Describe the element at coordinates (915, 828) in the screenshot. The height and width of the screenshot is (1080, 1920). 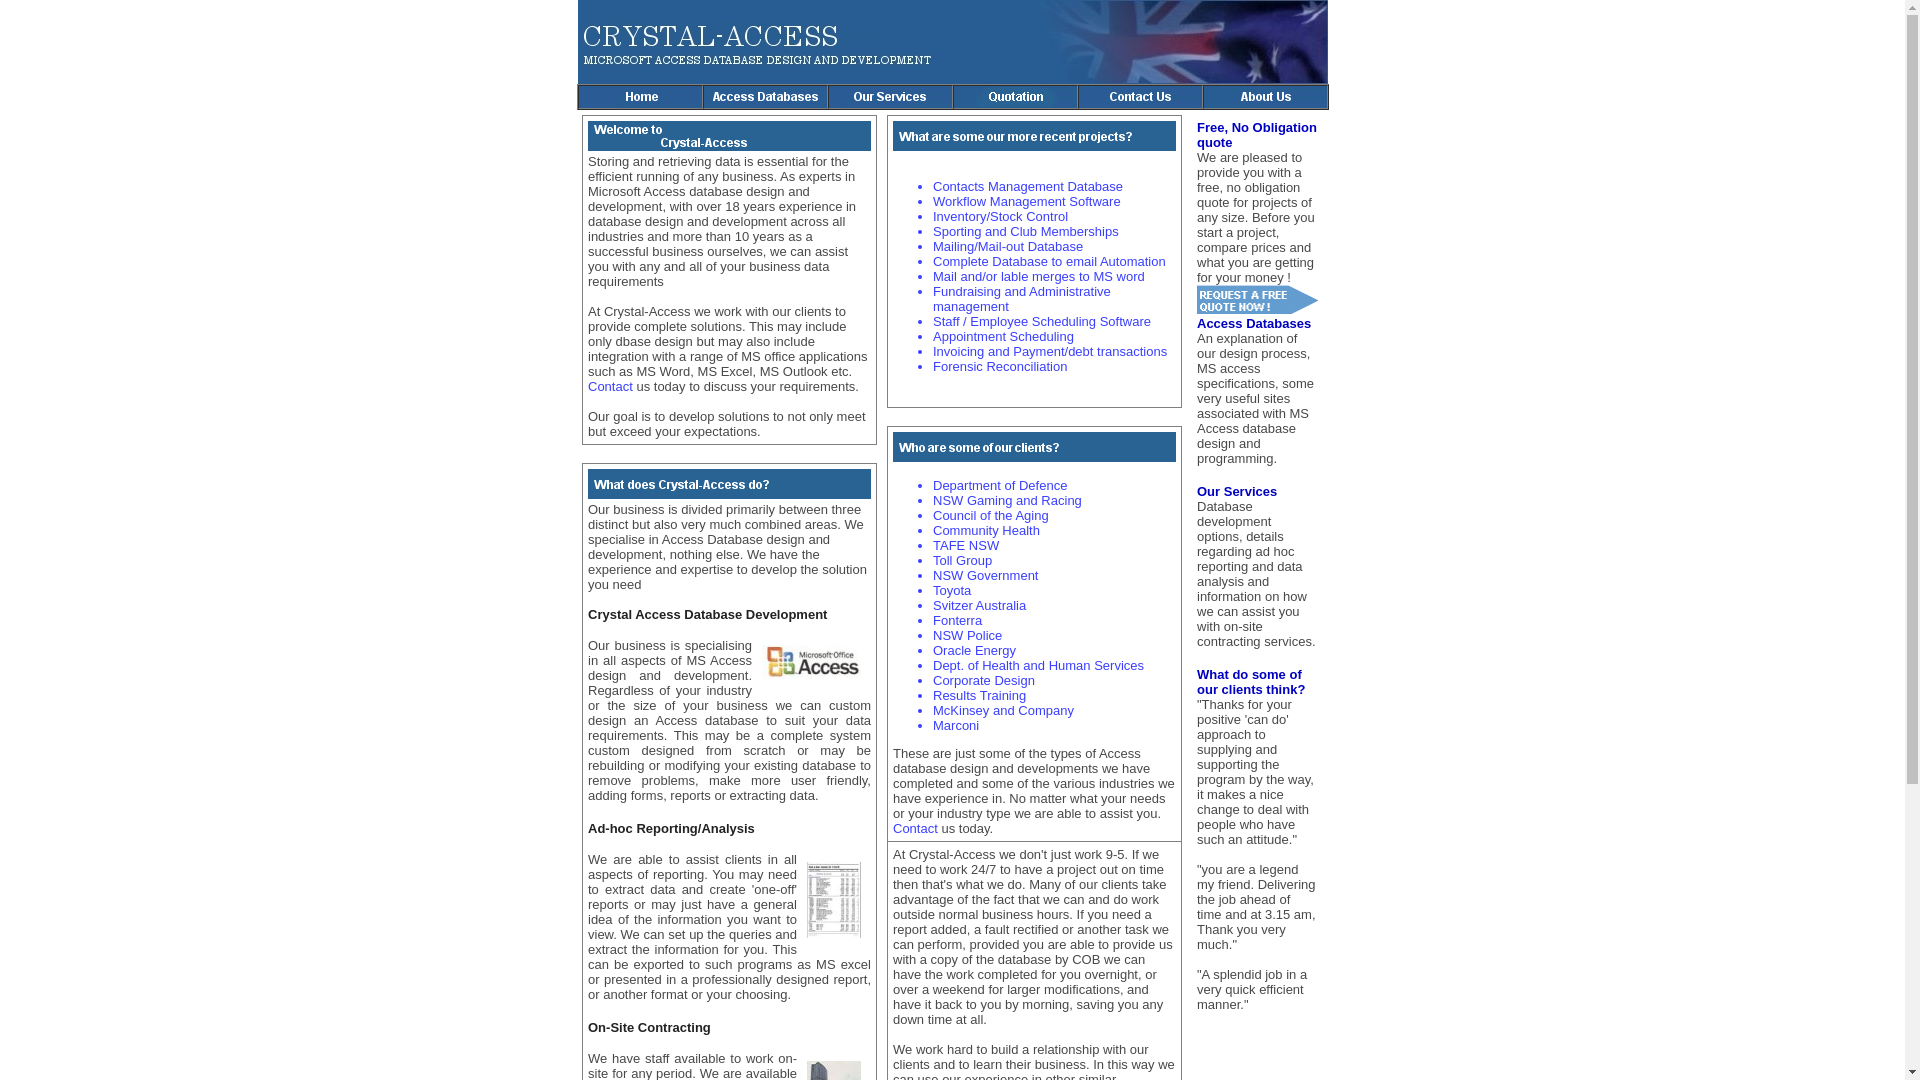
I see `'Contact'` at that location.